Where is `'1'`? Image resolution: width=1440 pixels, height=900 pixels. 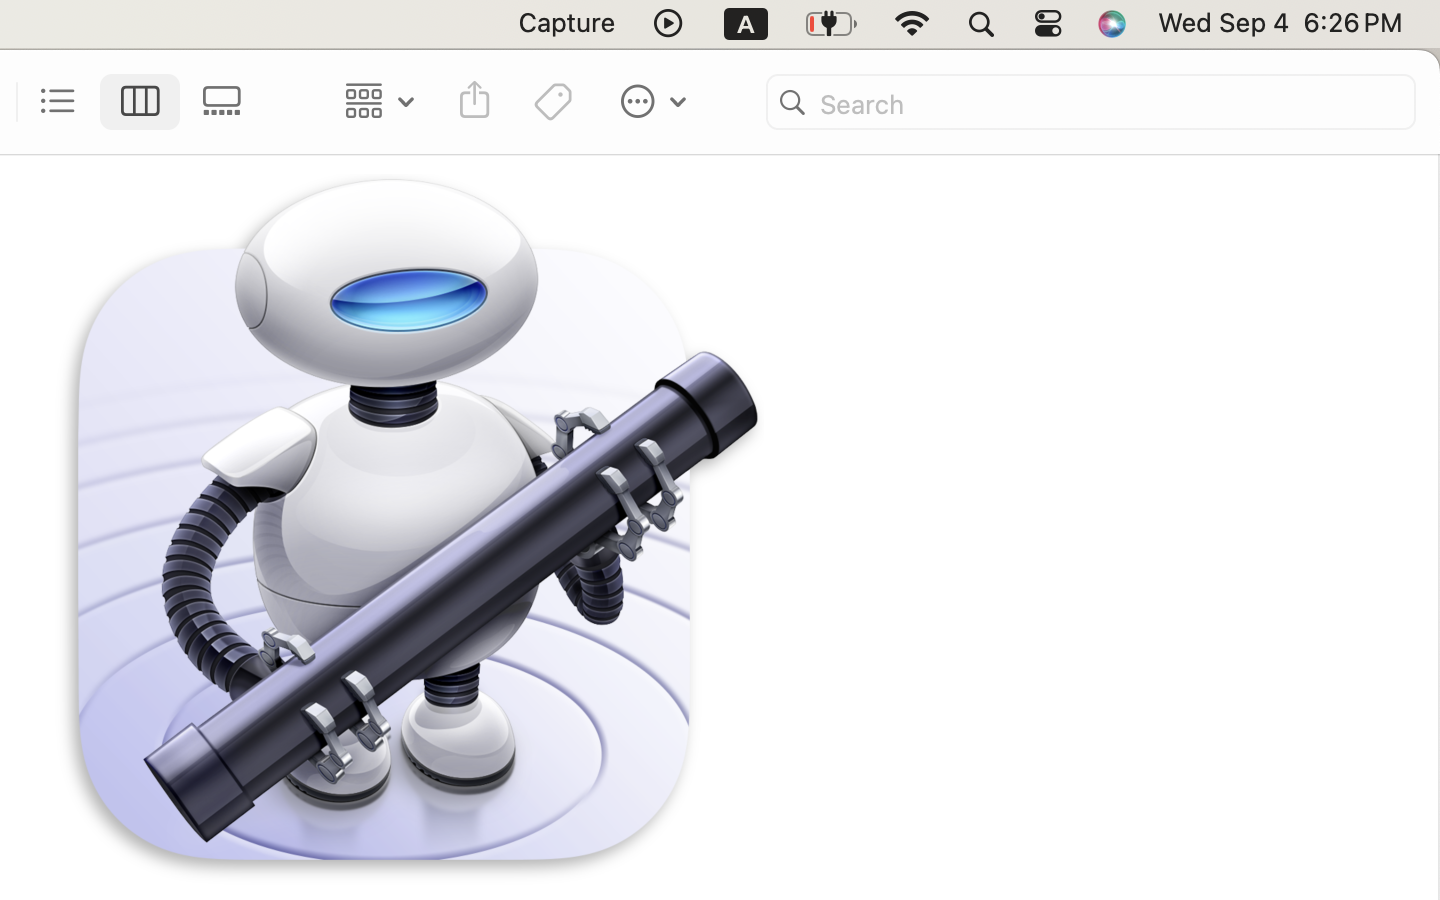
'1' is located at coordinates (139, 100).